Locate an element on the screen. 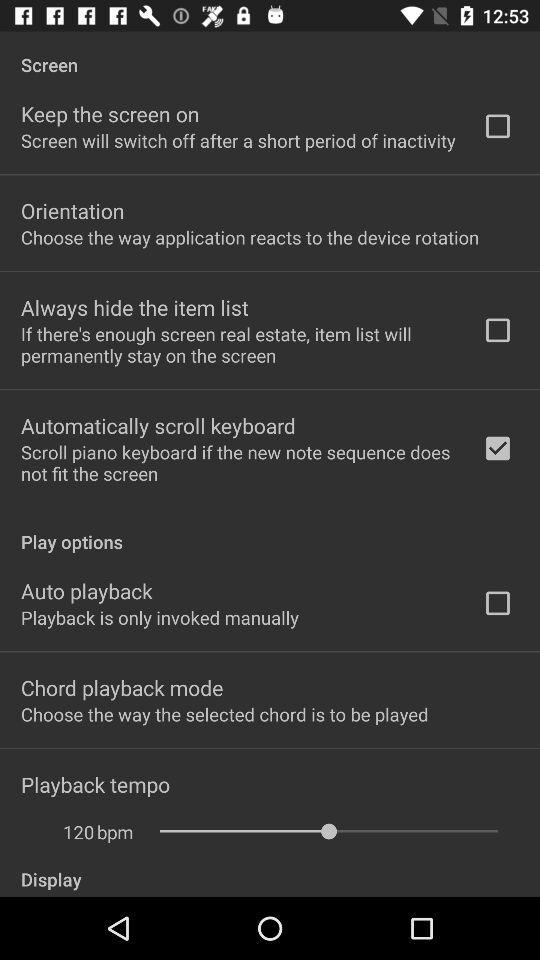 The image size is (540, 960). the bpm icon is located at coordinates (115, 832).